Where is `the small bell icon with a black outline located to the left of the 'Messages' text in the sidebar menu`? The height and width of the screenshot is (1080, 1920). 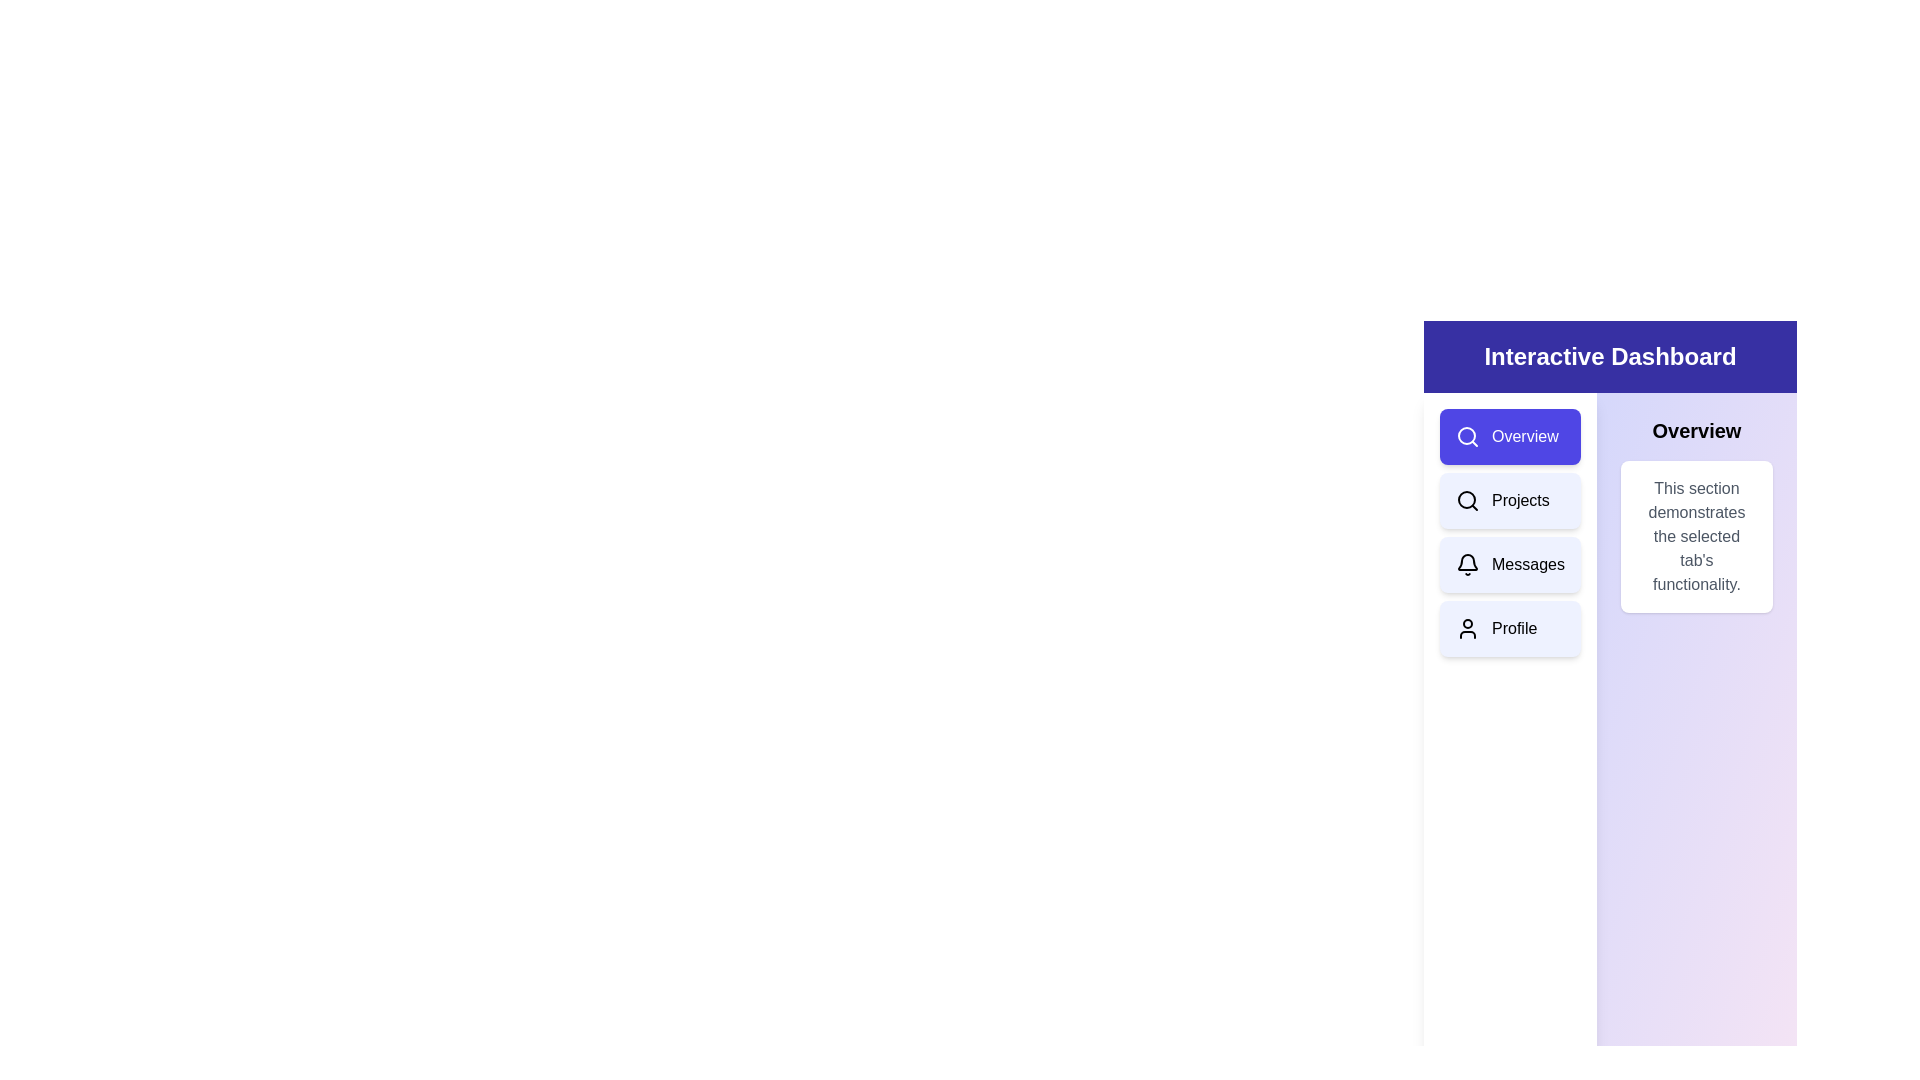 the small bell icon with a black outline located to the left of the 'Messages' text in the sidebar menu is located at coordinates (1468, 564).